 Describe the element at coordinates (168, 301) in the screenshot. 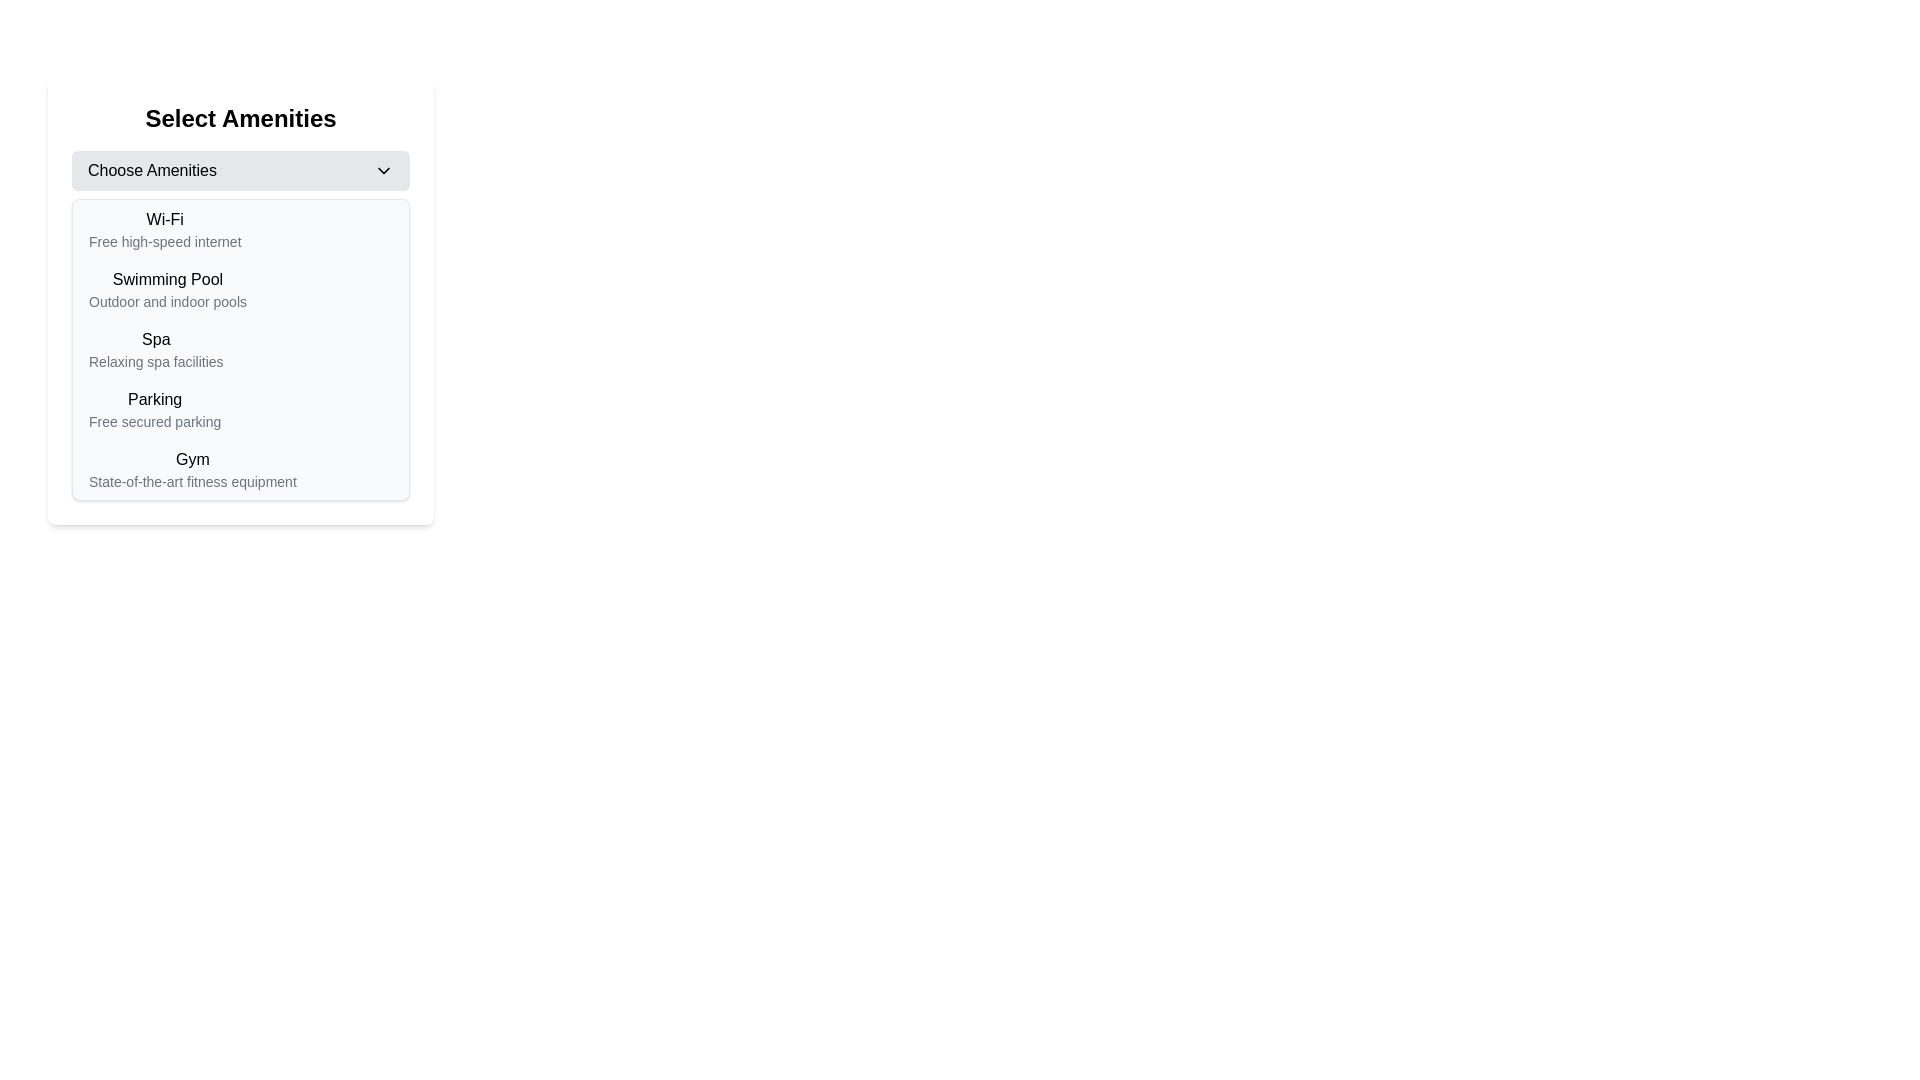

I see `the descriptive text element located directly beneath the 'Swimming Pool' title, which indicates the types of pools available` at that location.